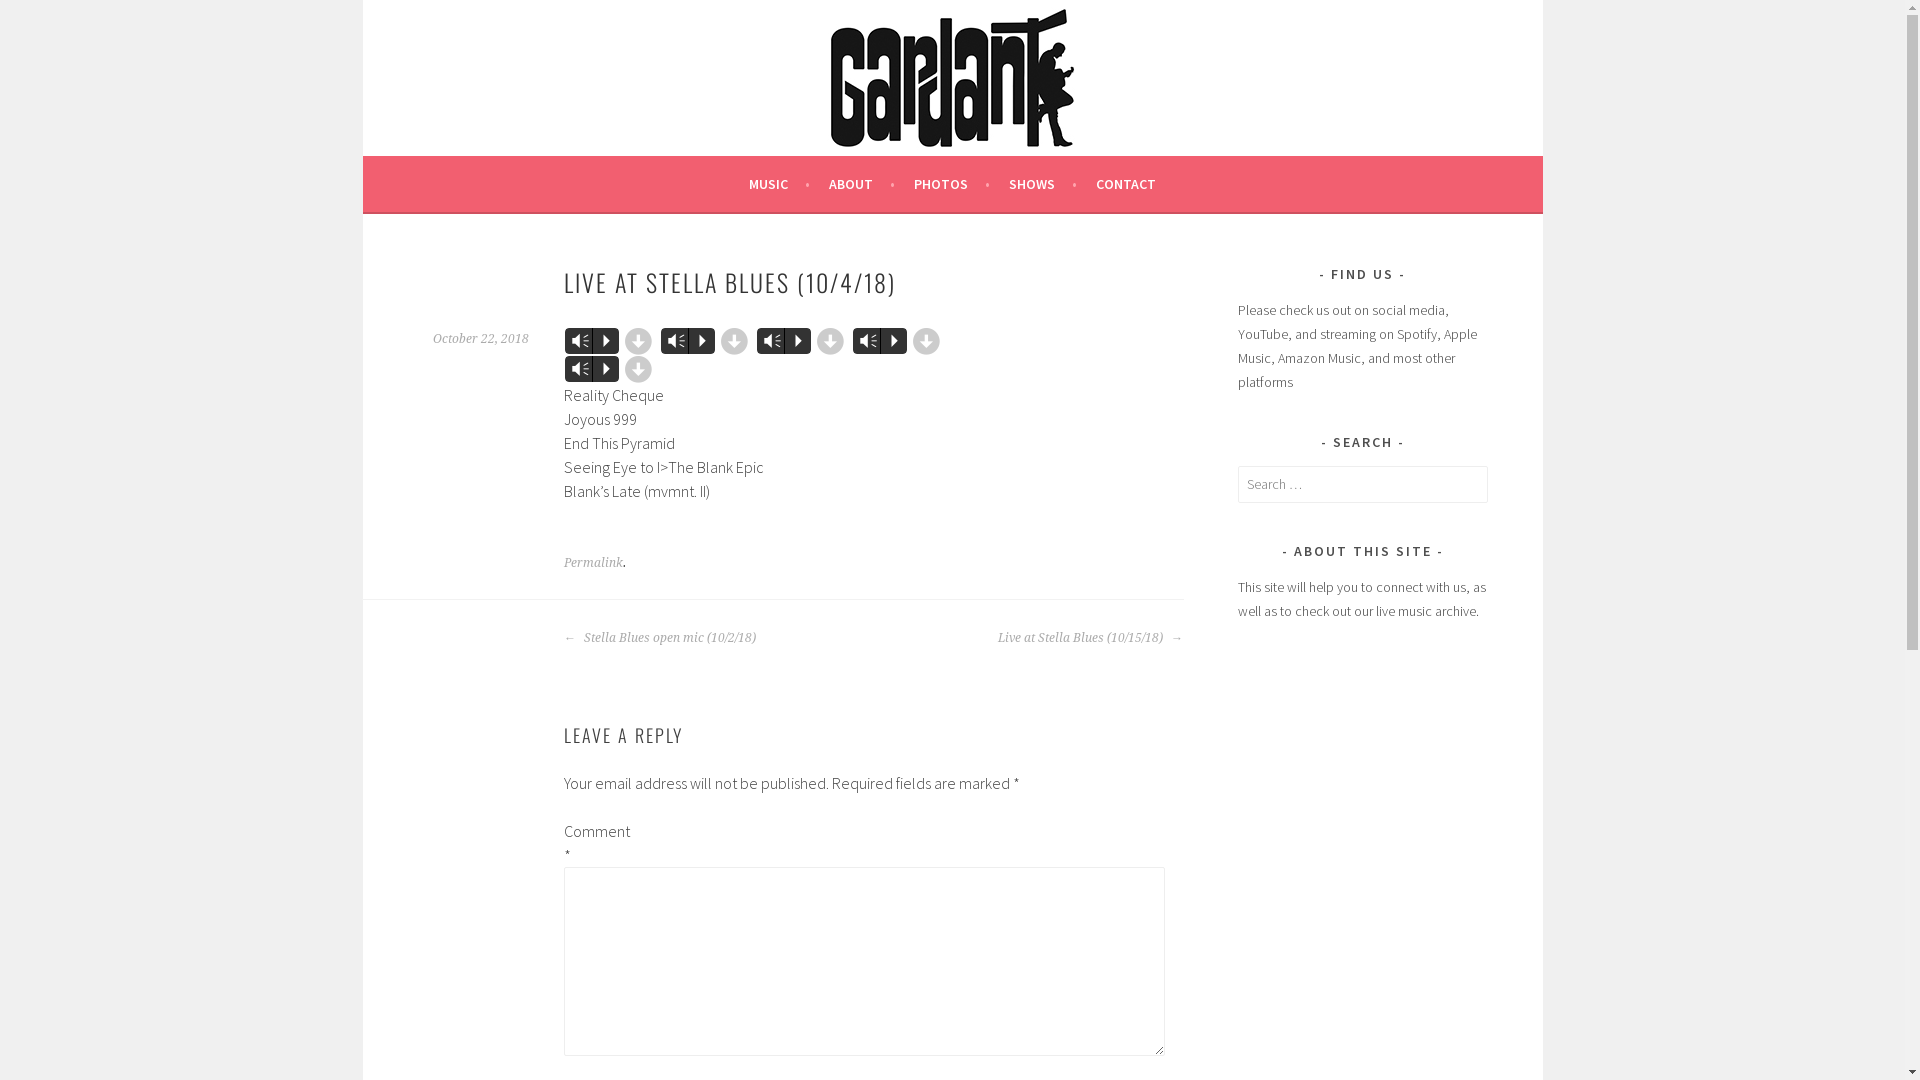 This screenshot has height=1080, width=1920. Describe the element at coordinates (1094, 184) in the screenshot. I see `'CONTACT'` at that location.